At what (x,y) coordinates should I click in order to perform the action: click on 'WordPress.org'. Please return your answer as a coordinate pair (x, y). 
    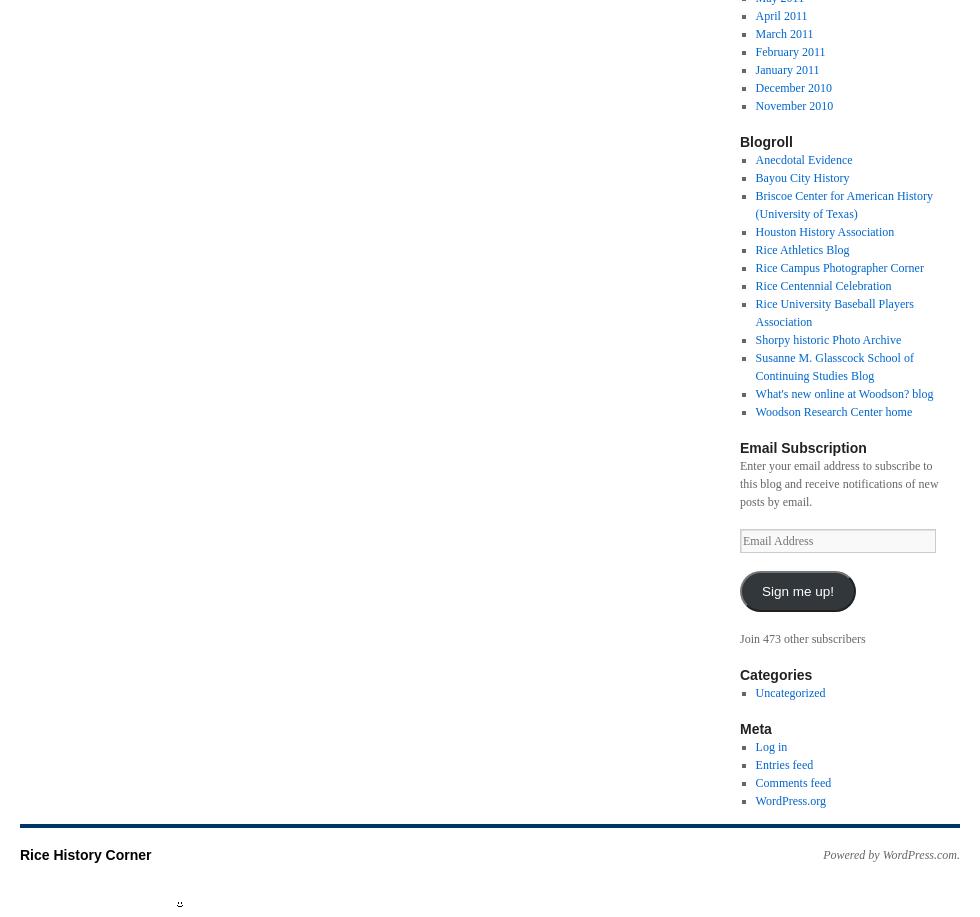
    Looking at the image, I should click on (790, 800).